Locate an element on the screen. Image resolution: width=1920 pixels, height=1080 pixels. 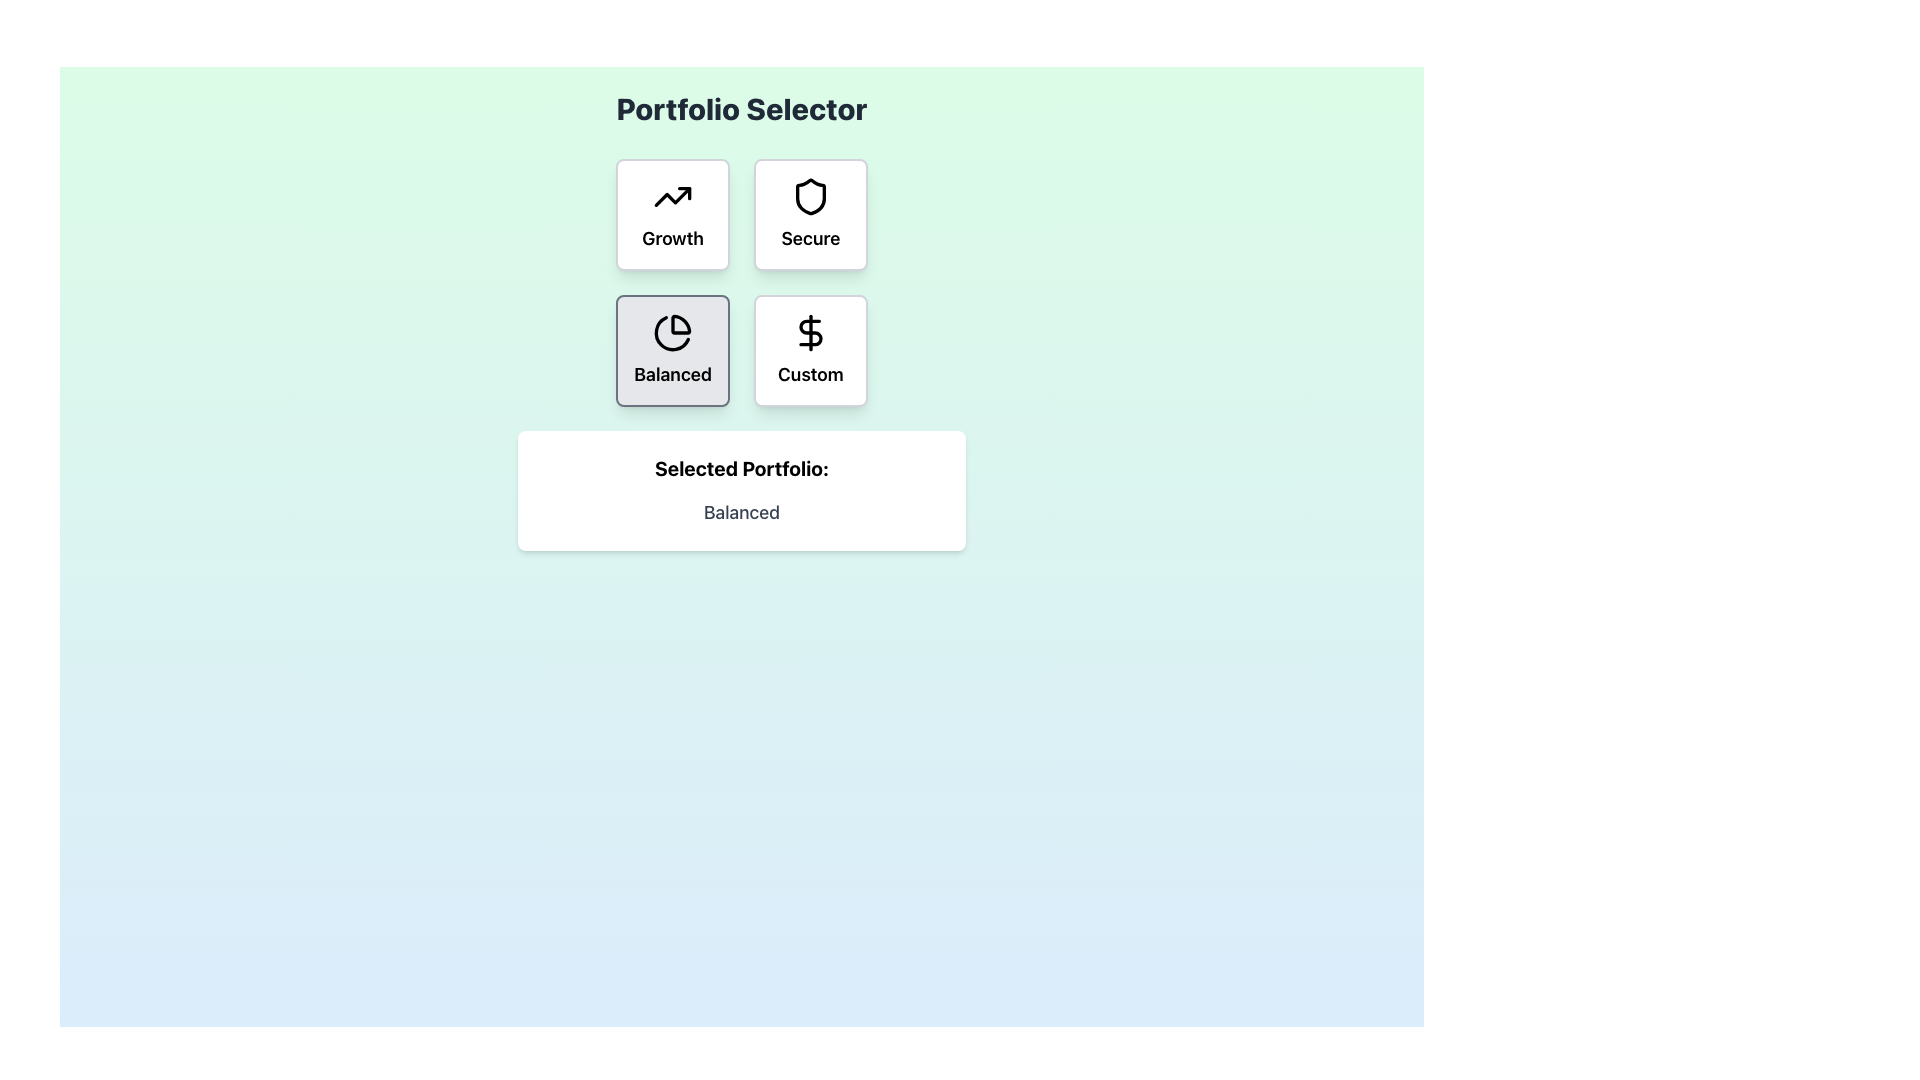
the square button labeled 'Balanced' with a pie chart icon, located in the lower-left quadrant of the grid is located at coordinates (673, 350).